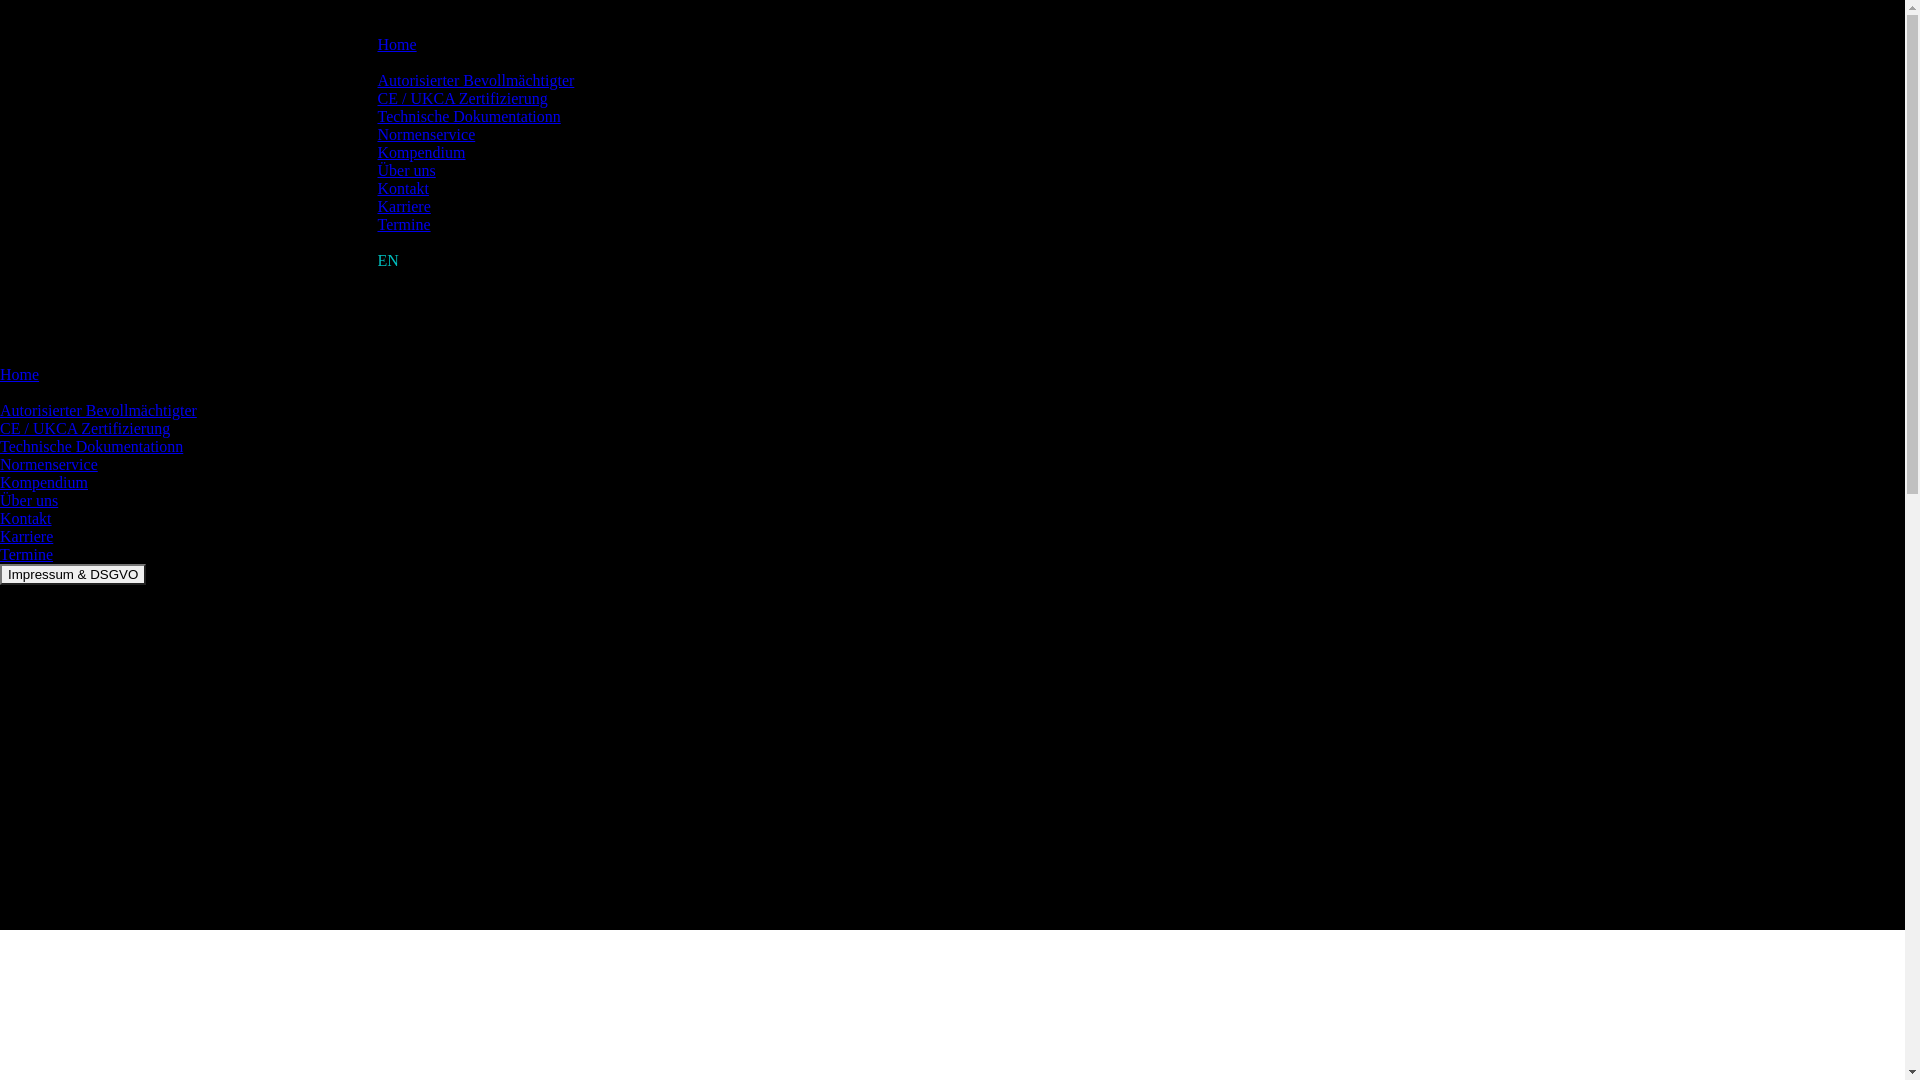 The width and height of the screenshot is (1920, 1080). I want to click on 'Technische Dokumentationn', so click(90, 445).